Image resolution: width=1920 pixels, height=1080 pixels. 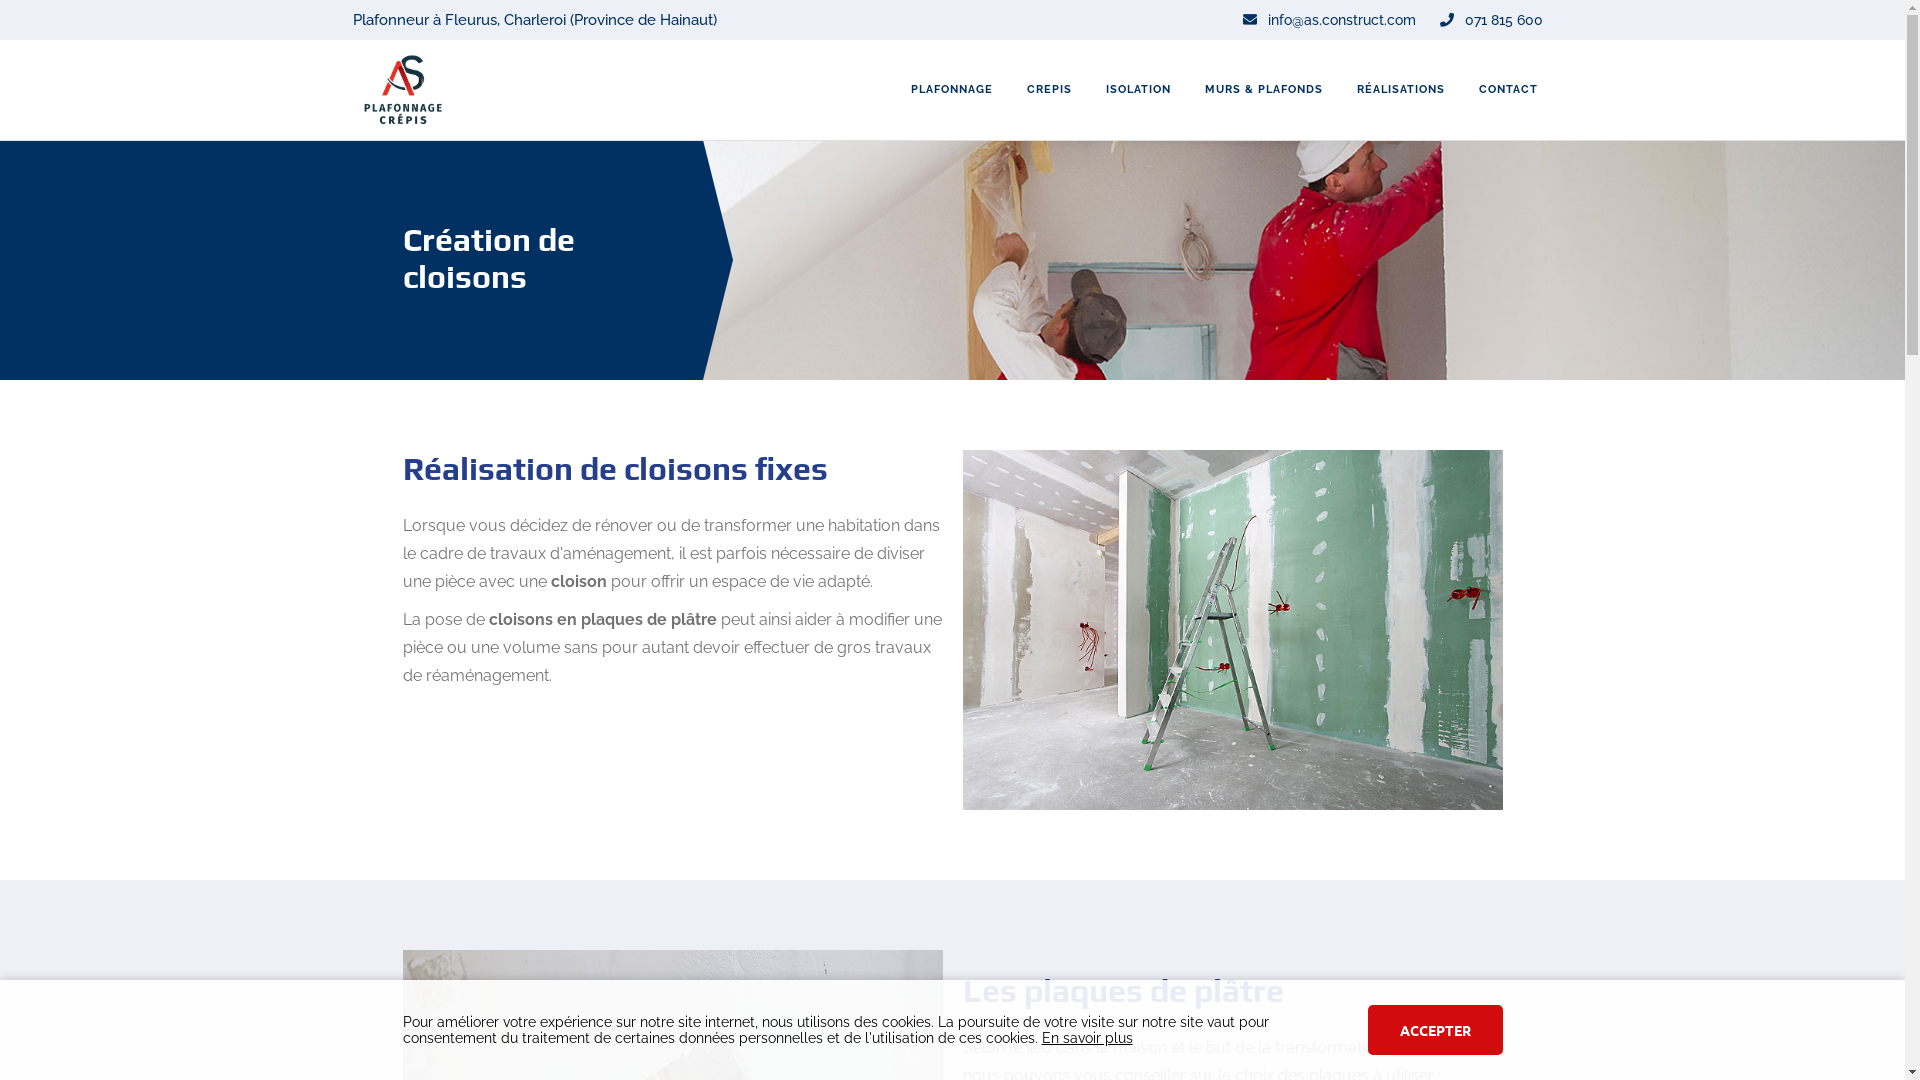 What do you see at coordinates (1491, 19) in the screenshot?
I see `'071 815 600'` at bounding box center [1491, 19].